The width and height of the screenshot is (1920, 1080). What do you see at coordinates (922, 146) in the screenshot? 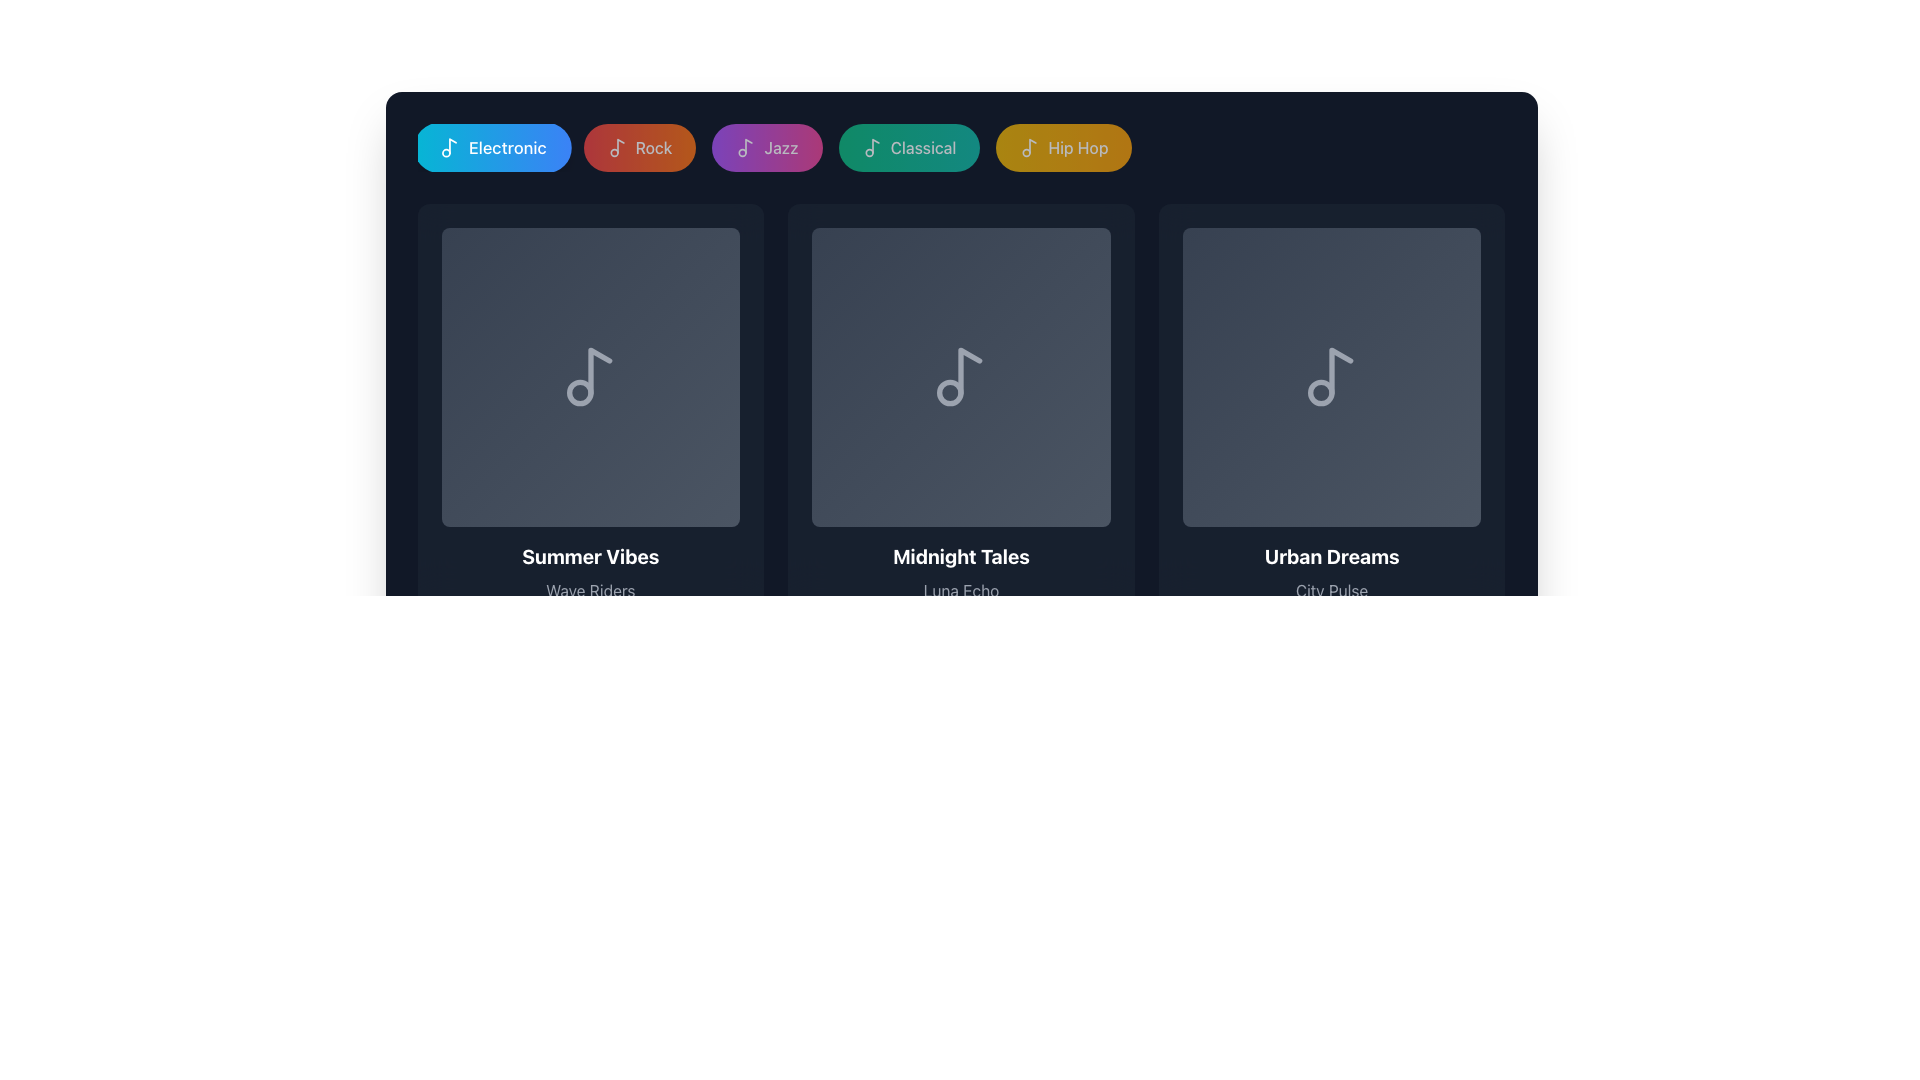
I see `the text label displaying 'Classical' in bold white font, which is the fourth item in the genre menu buttons` at bounding box center [922, 146].